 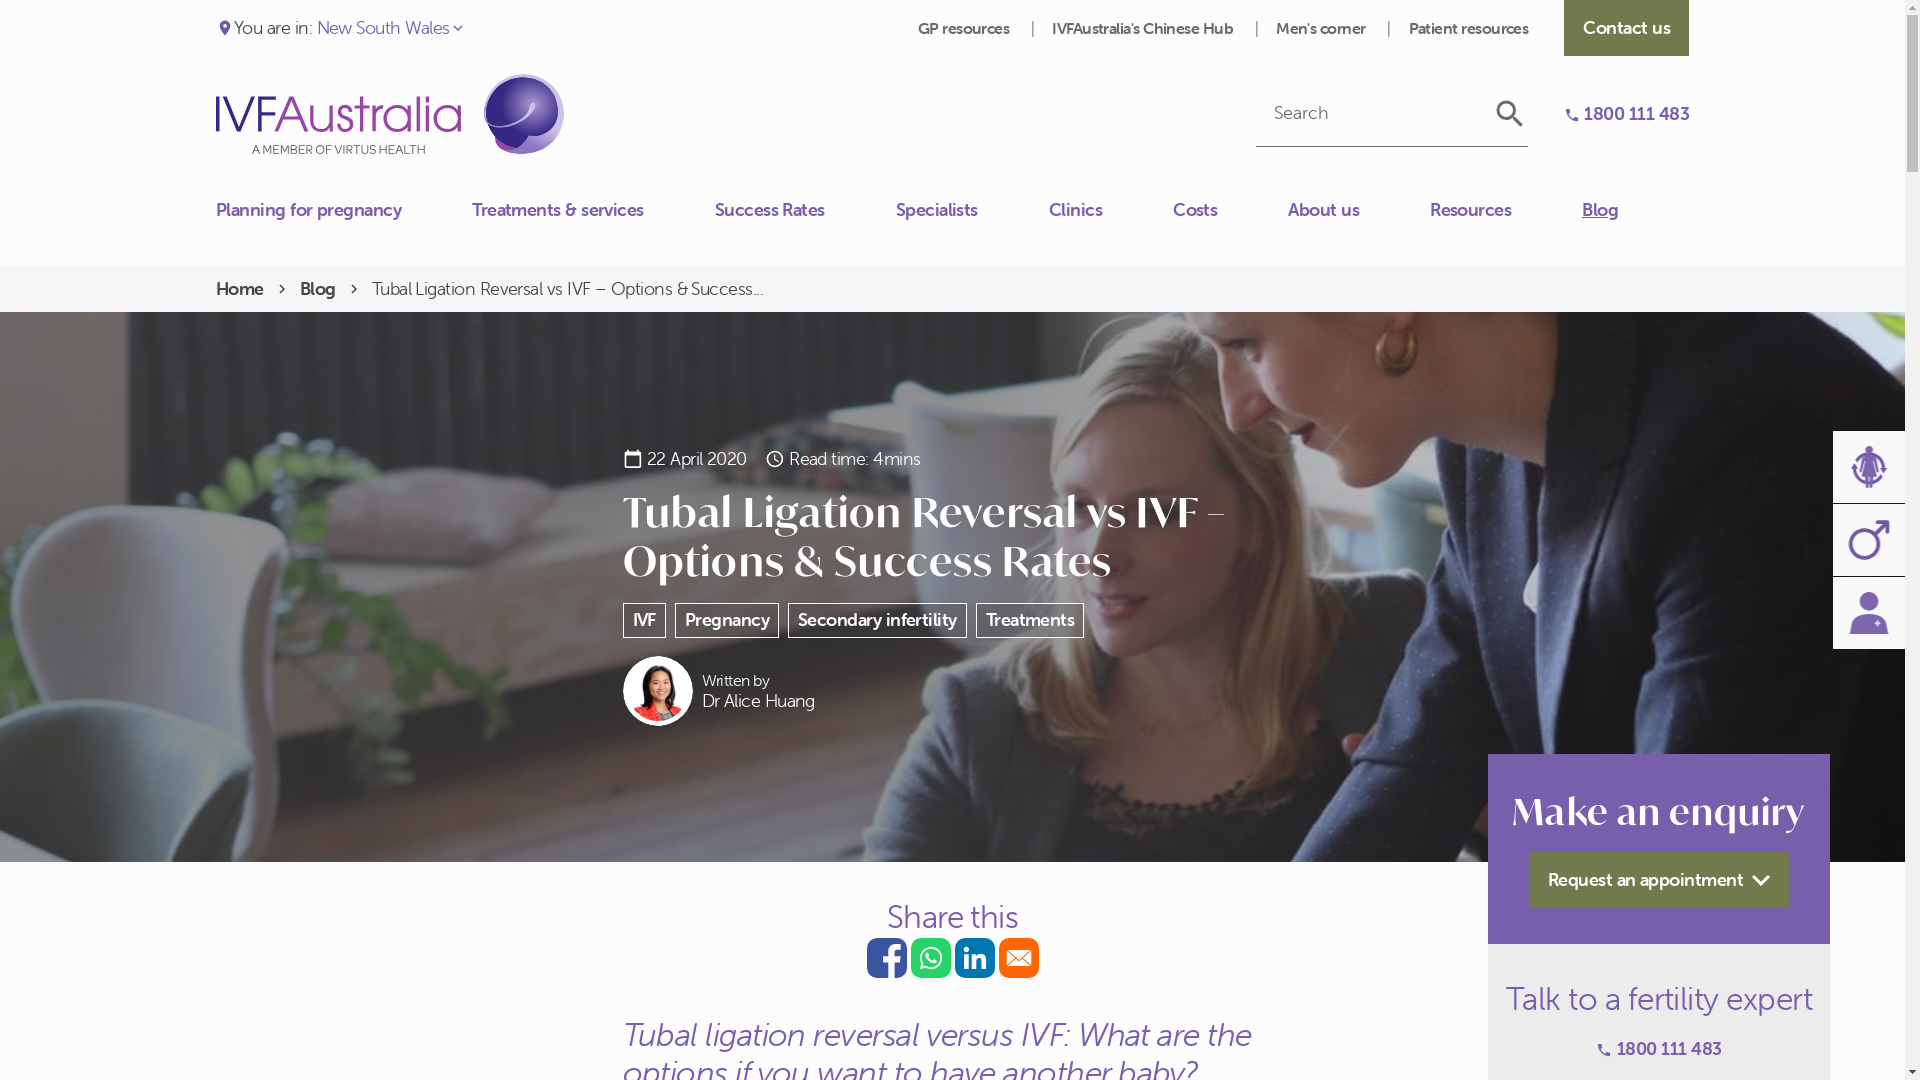 I want to click on 'Find out more about Dr Alice Huang', so click(x=621, y=689).